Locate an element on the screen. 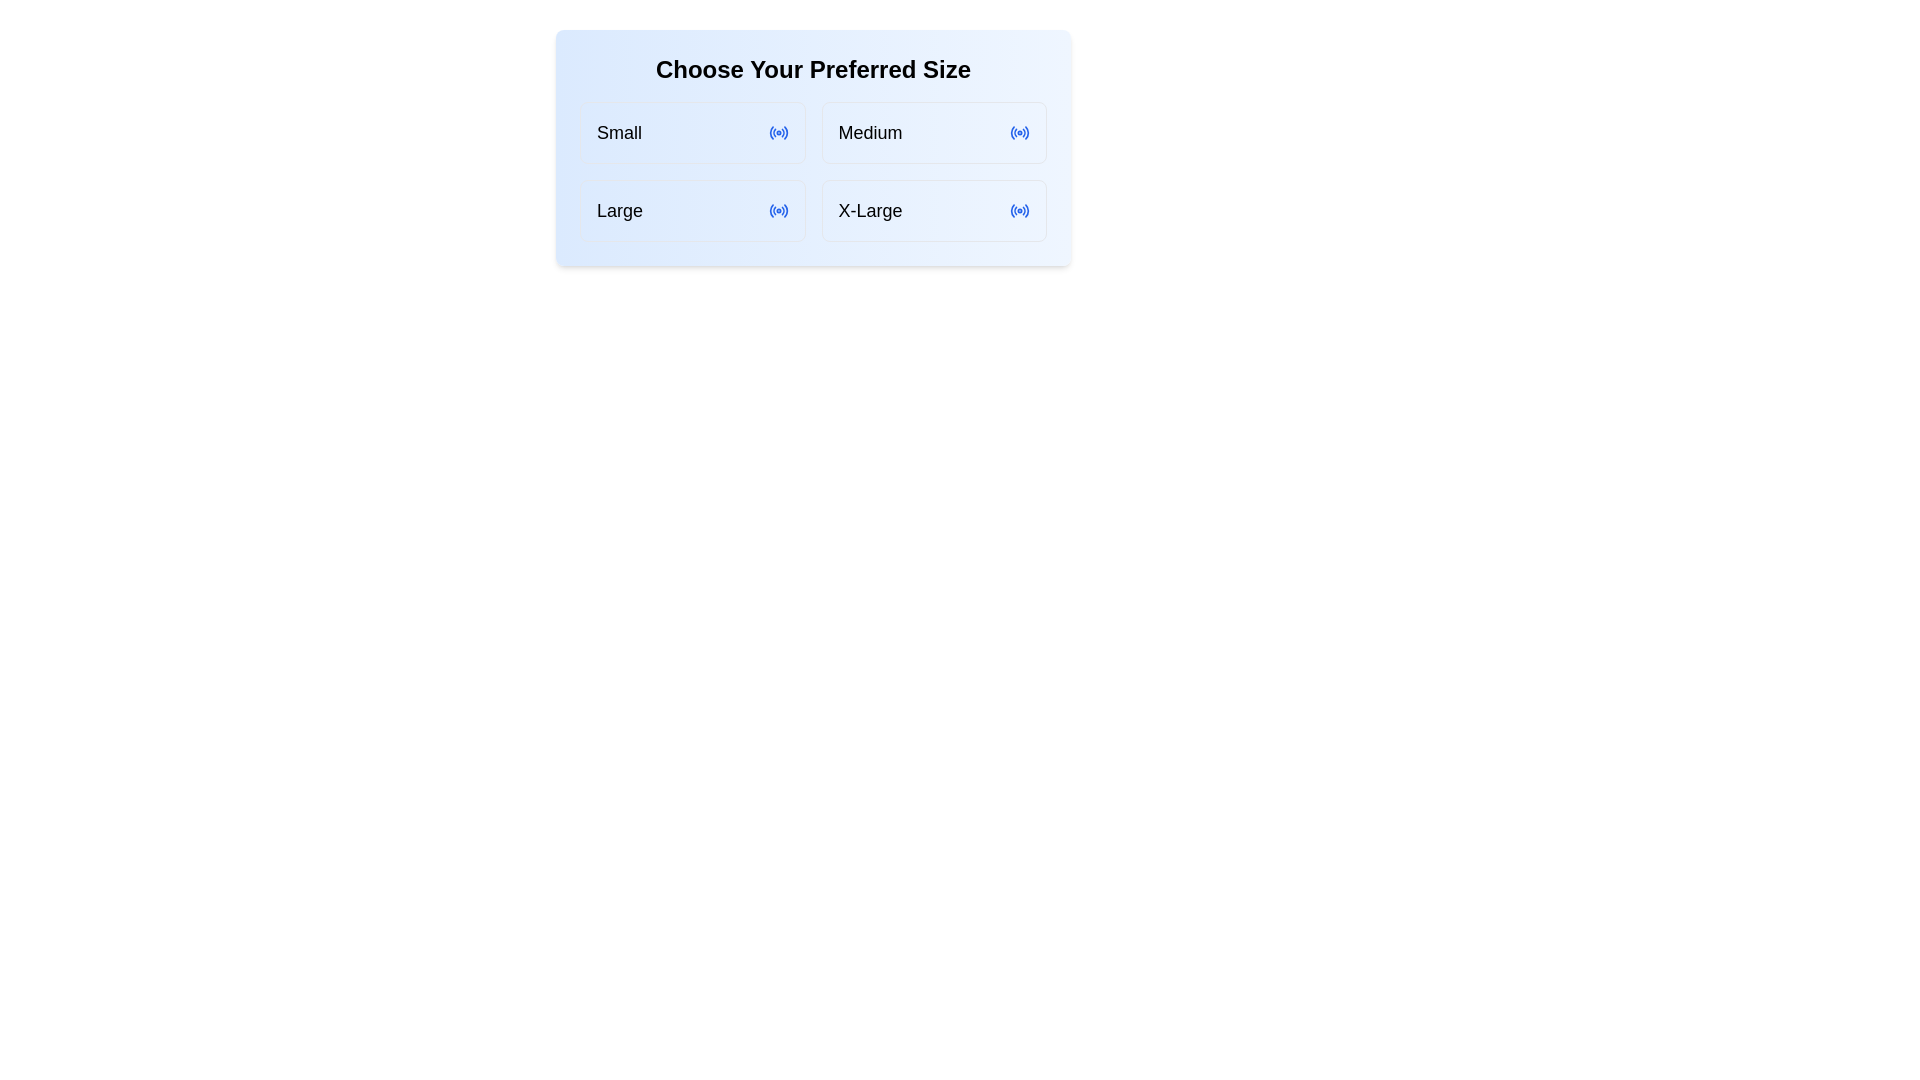 The height and width of the screenshot is (1080, 1920). the 'Medium' size option button located in the first row of the size selection grid, to the right of the 'Small' button is located at coordinates (933, 132).